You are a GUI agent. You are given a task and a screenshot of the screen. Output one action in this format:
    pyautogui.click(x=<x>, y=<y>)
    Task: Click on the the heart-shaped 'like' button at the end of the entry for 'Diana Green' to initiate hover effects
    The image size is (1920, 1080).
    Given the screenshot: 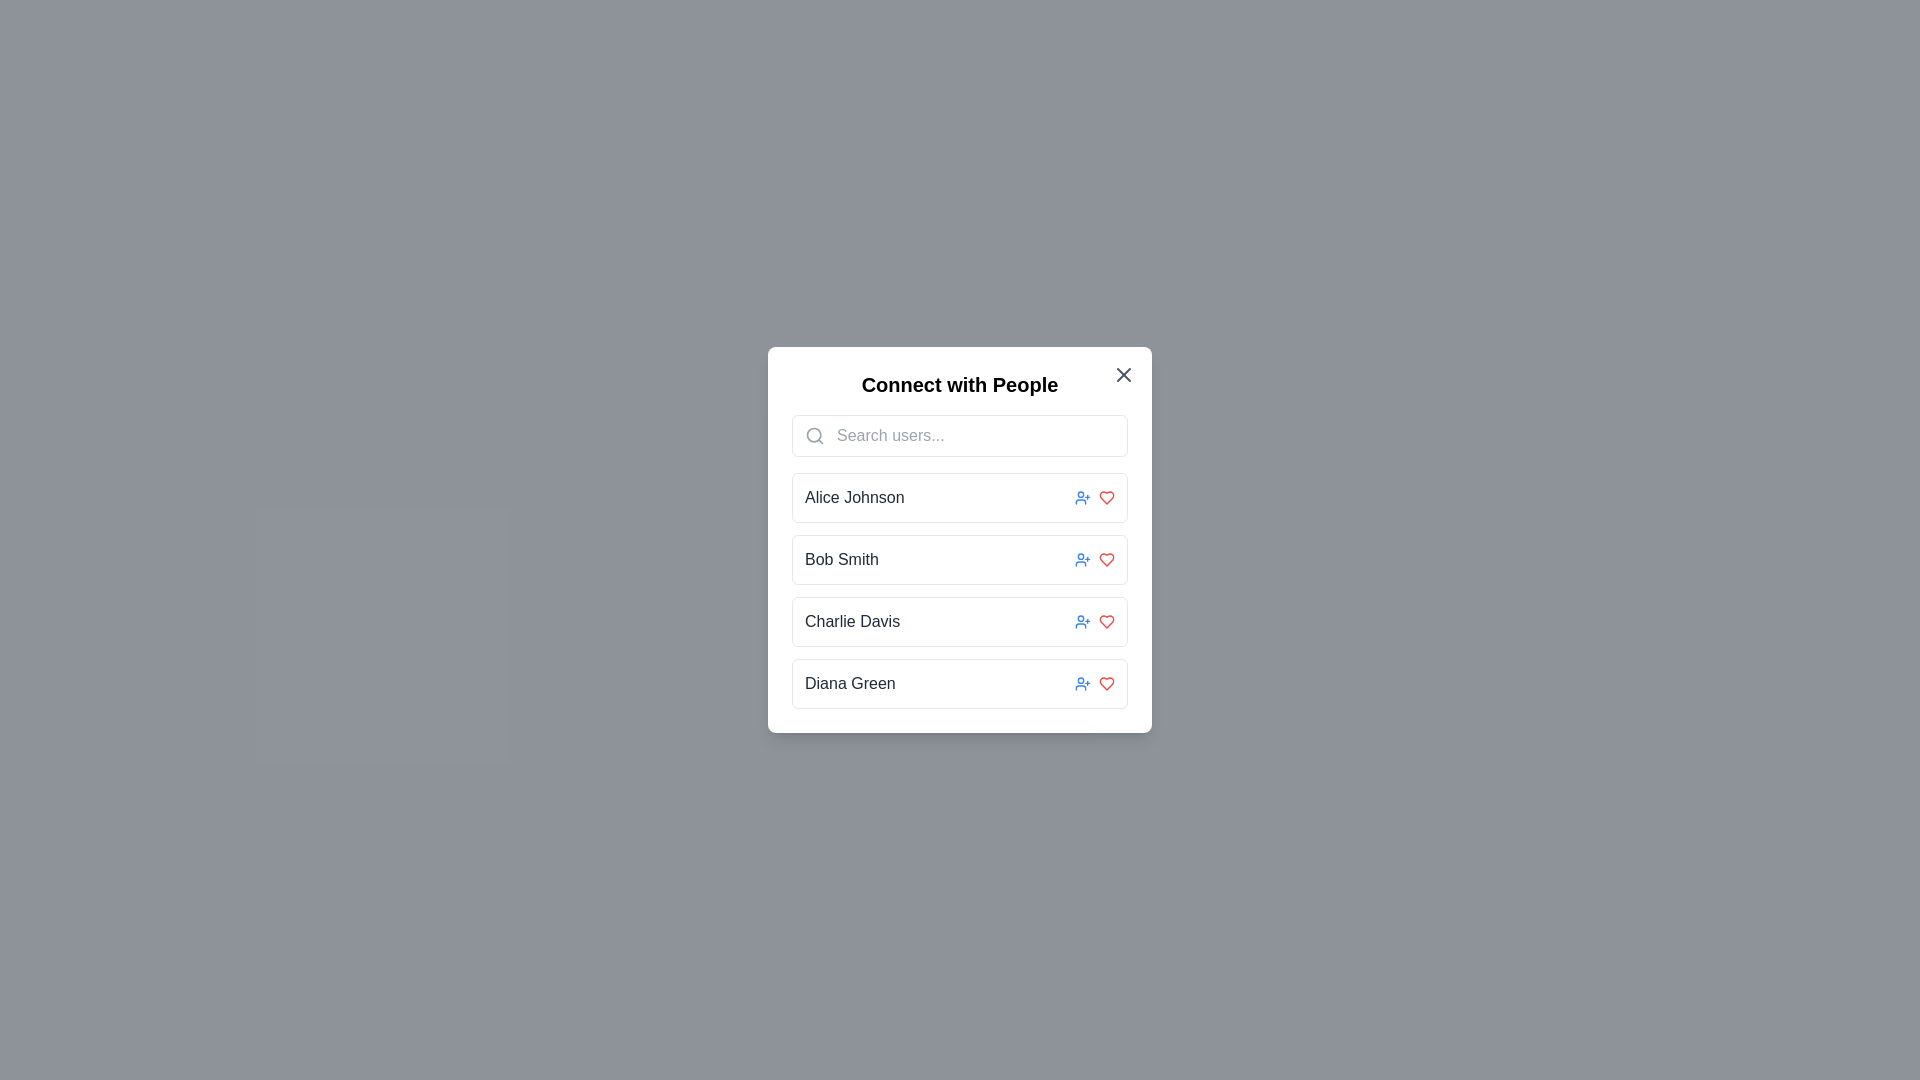 What is the action you would take?
    pyautogui.click(x=1106, y=682)
    